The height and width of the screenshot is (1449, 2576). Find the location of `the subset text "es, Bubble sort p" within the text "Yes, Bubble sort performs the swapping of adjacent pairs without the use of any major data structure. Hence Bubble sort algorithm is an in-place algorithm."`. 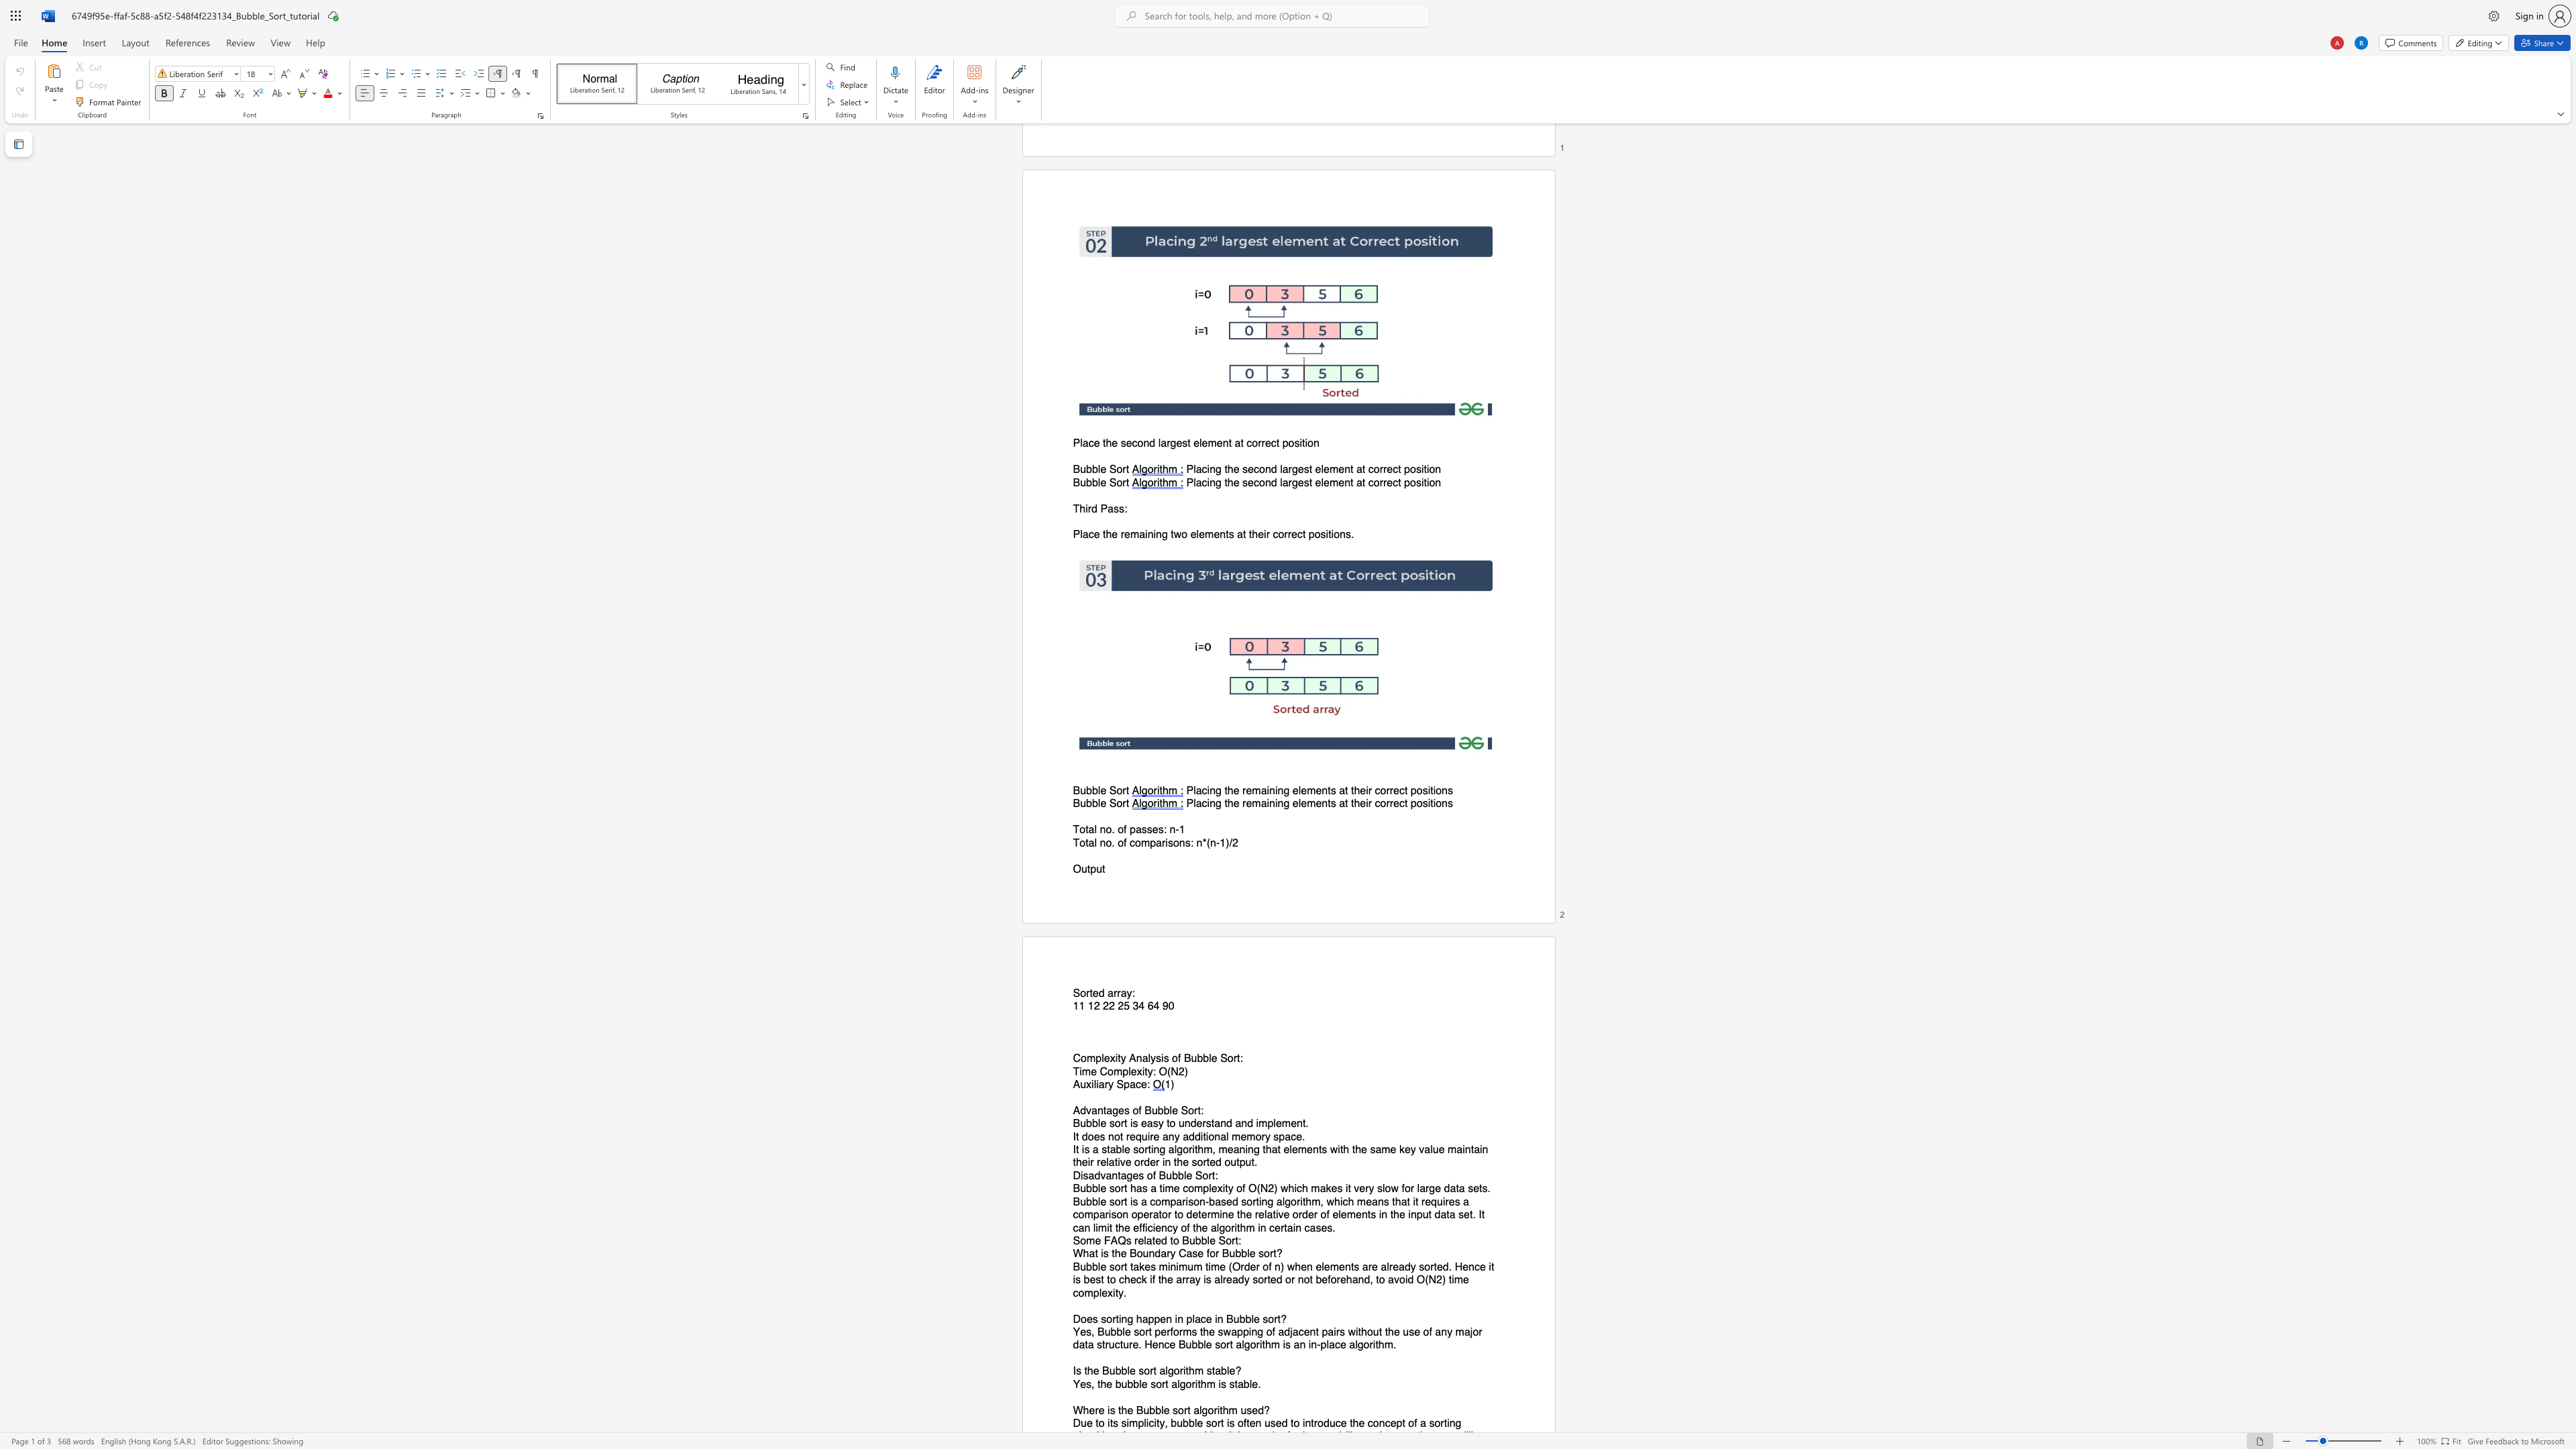

the subset text "es, Bubble sort p" within the text "Yes, Bubble sort performs the swapping of adjacent pairs without the use of any major data structure. Hence Bubble sort algorithm is an in-place algorithm." is located at coordinates (1080, 1330).